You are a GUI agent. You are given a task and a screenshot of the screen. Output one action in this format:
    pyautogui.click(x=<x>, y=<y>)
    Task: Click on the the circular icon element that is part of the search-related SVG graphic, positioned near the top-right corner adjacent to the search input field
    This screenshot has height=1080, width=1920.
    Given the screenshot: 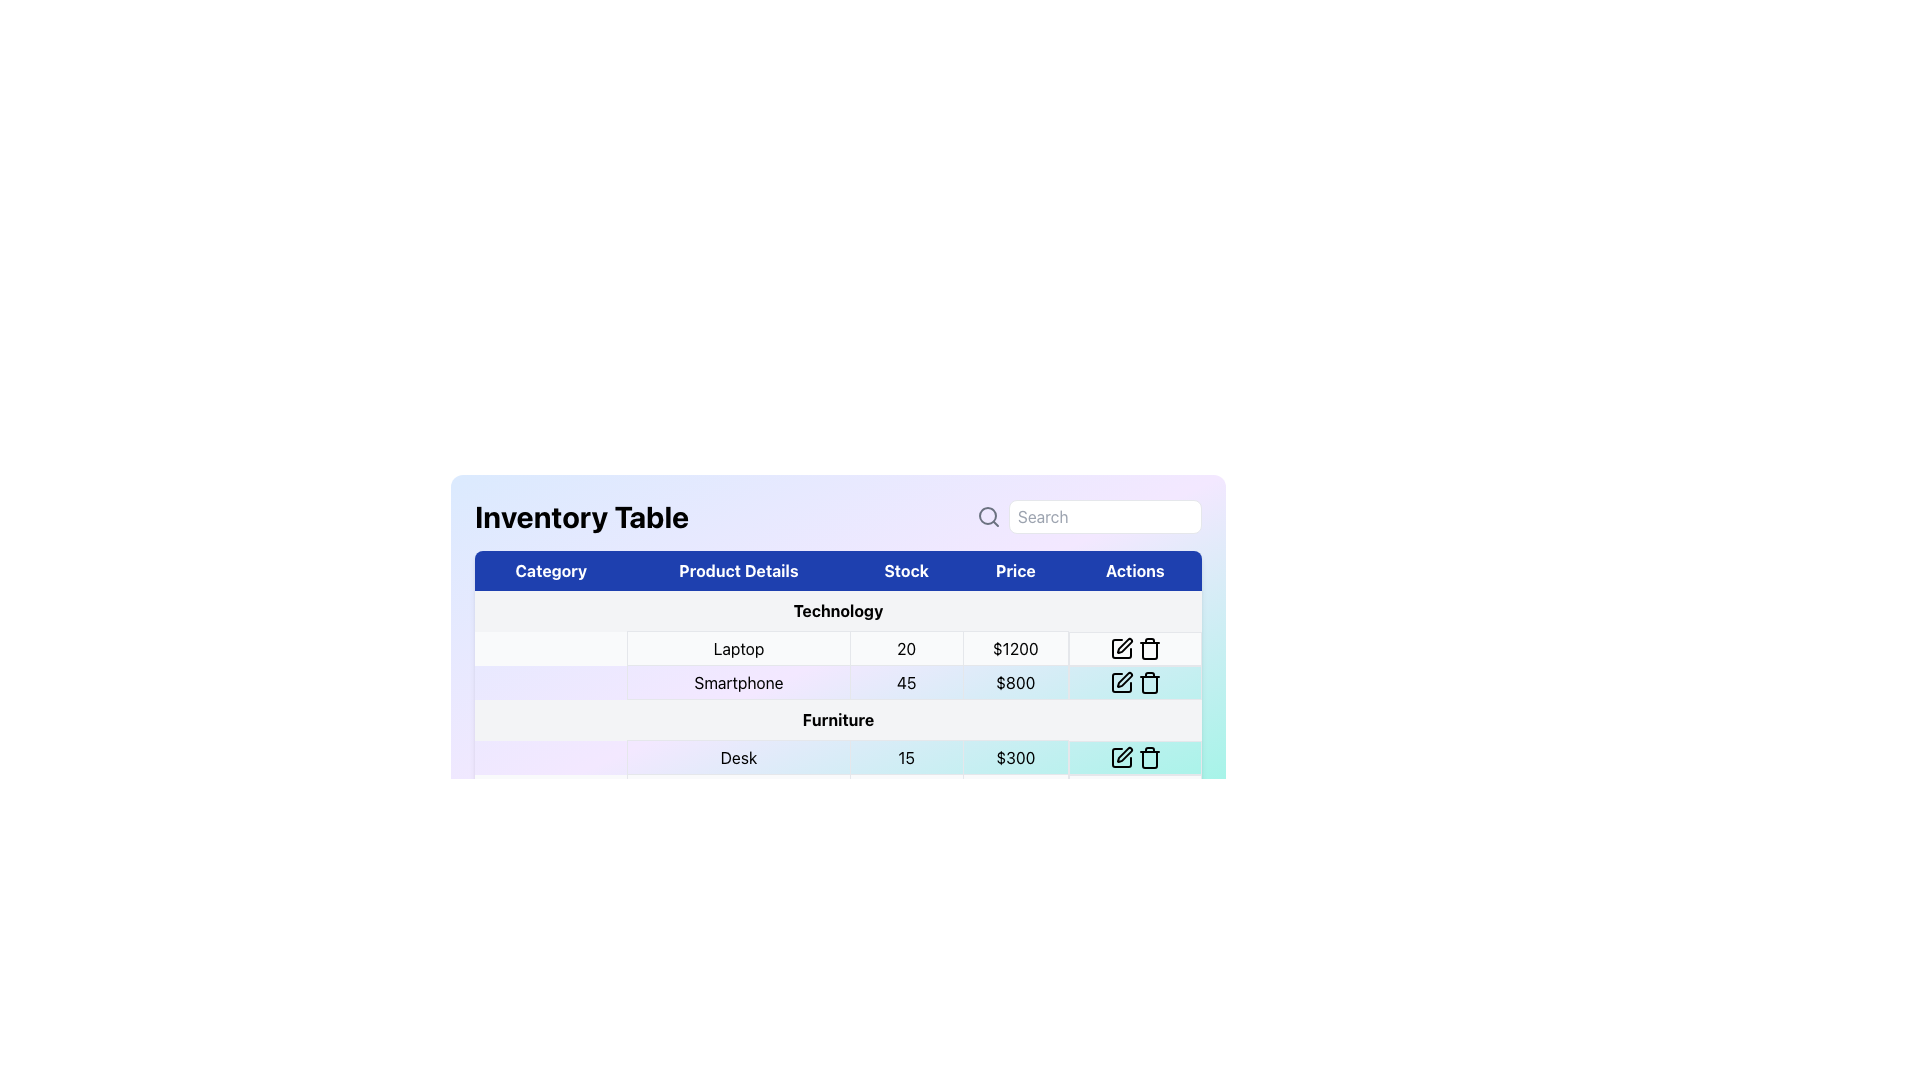 What is the action you would take?
    pyautogui.click(x=988, y=515)
    